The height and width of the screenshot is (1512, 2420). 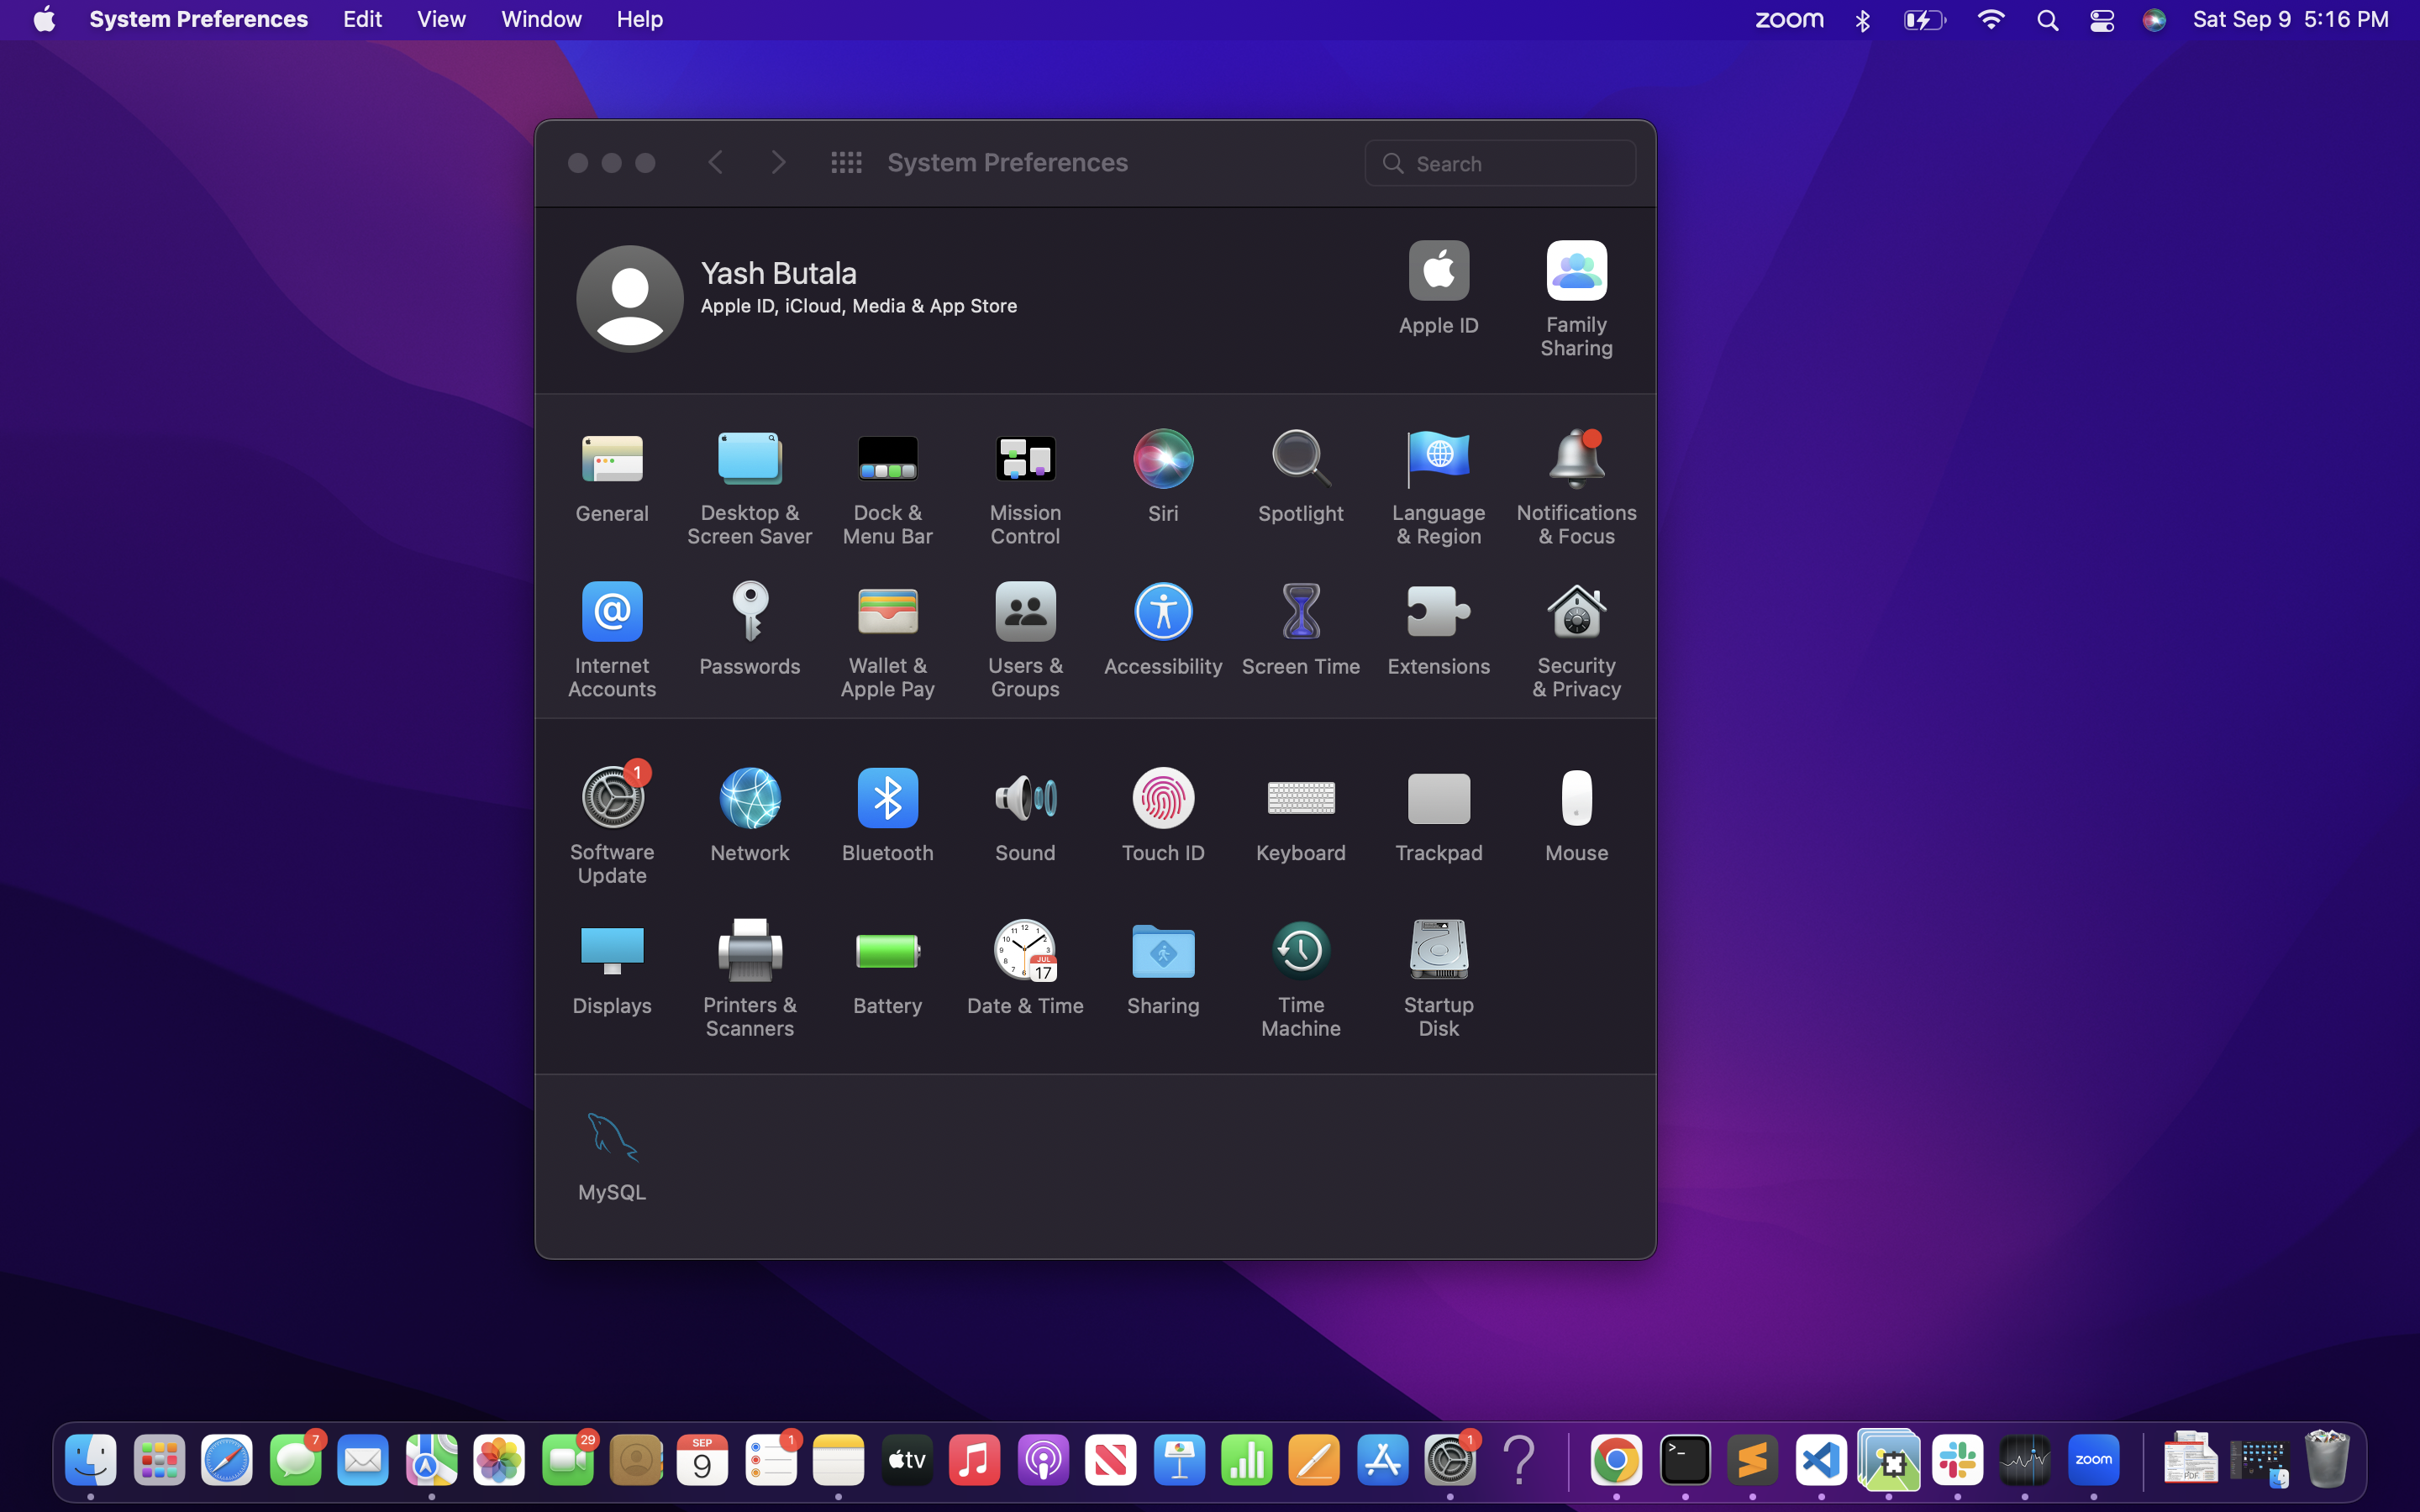 What do you see at coordinates (750, 487) in the screenshot?
I see `Activate the desktop and screen saver settings feature by clicking on it` at bounding box center [750, 487].